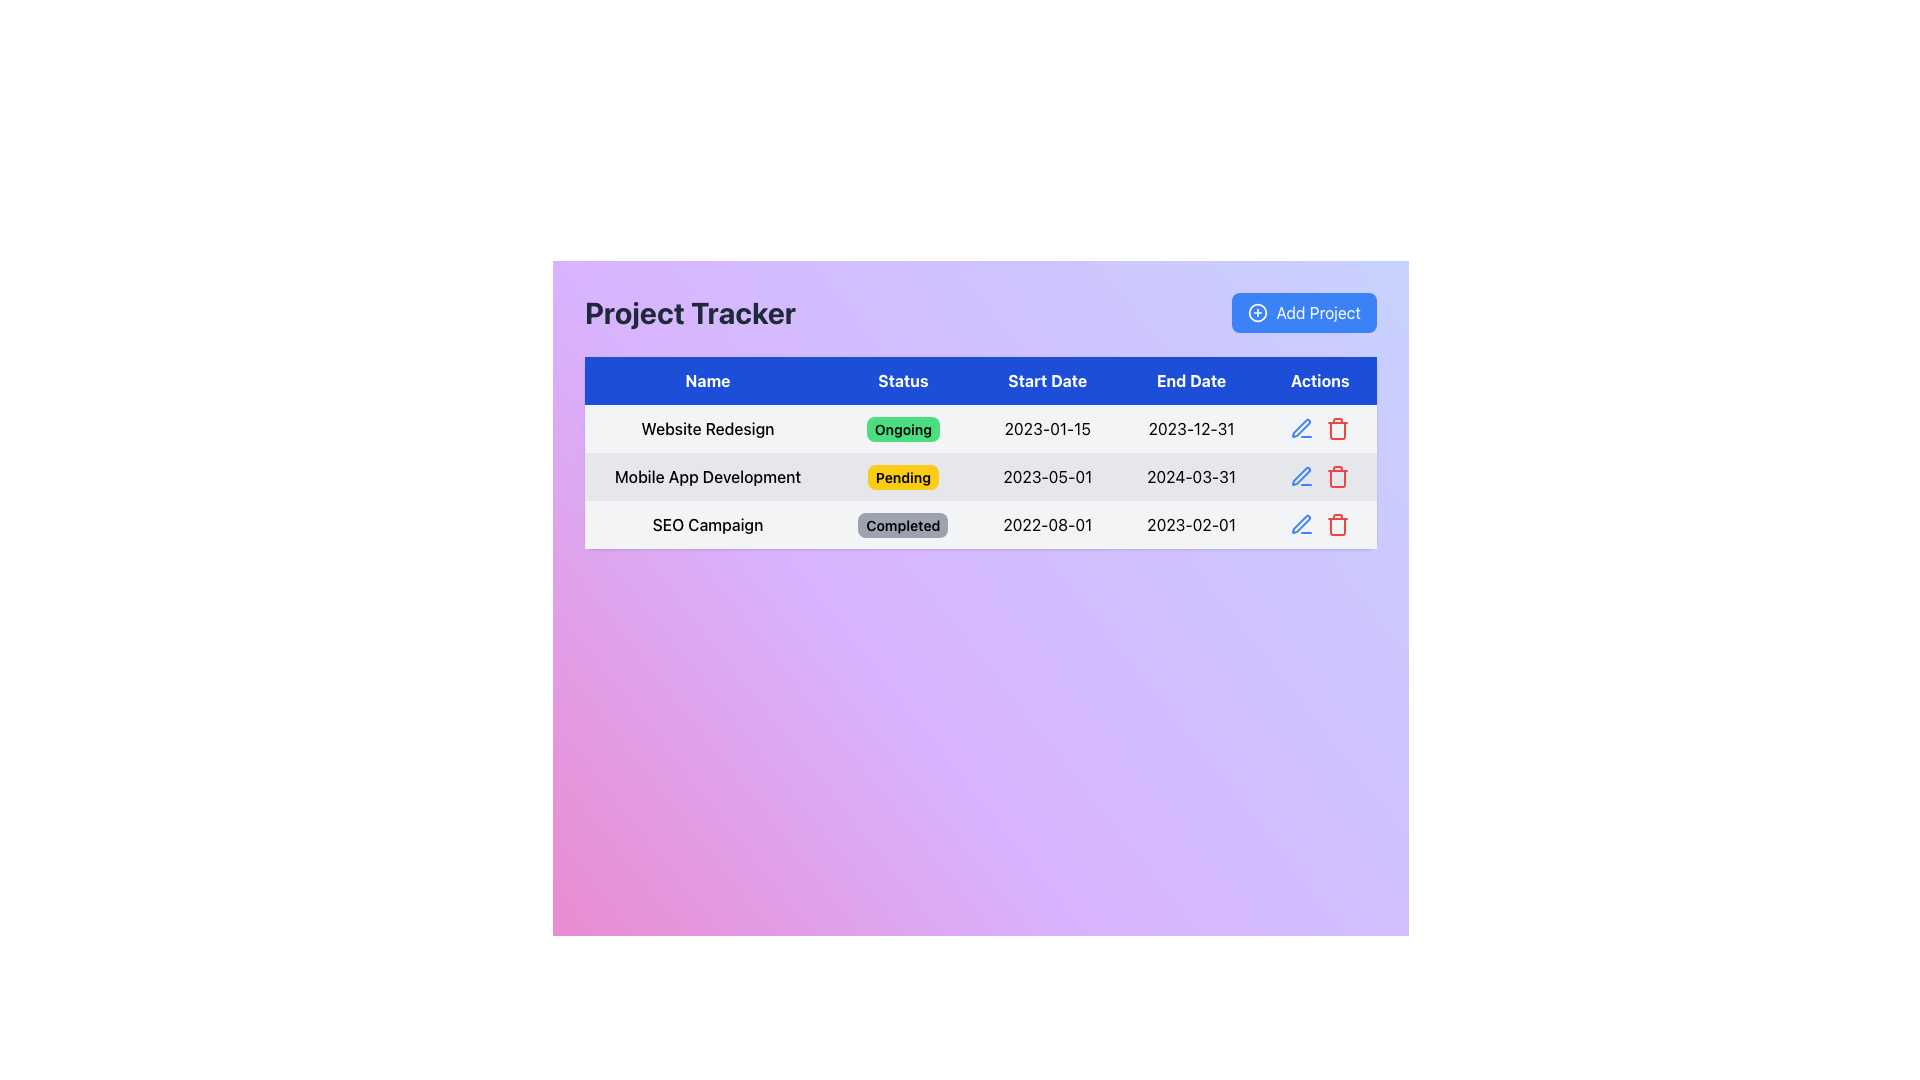 The width and height of the screenshot is (1920, 1080). What do you see at coordinates (902, 477) in the screenshot?
I see `the Status Badge that displays 'Pending' with a yellow background and black text, located in the second row of the 'Status' column` at bounding box center [902, 477].